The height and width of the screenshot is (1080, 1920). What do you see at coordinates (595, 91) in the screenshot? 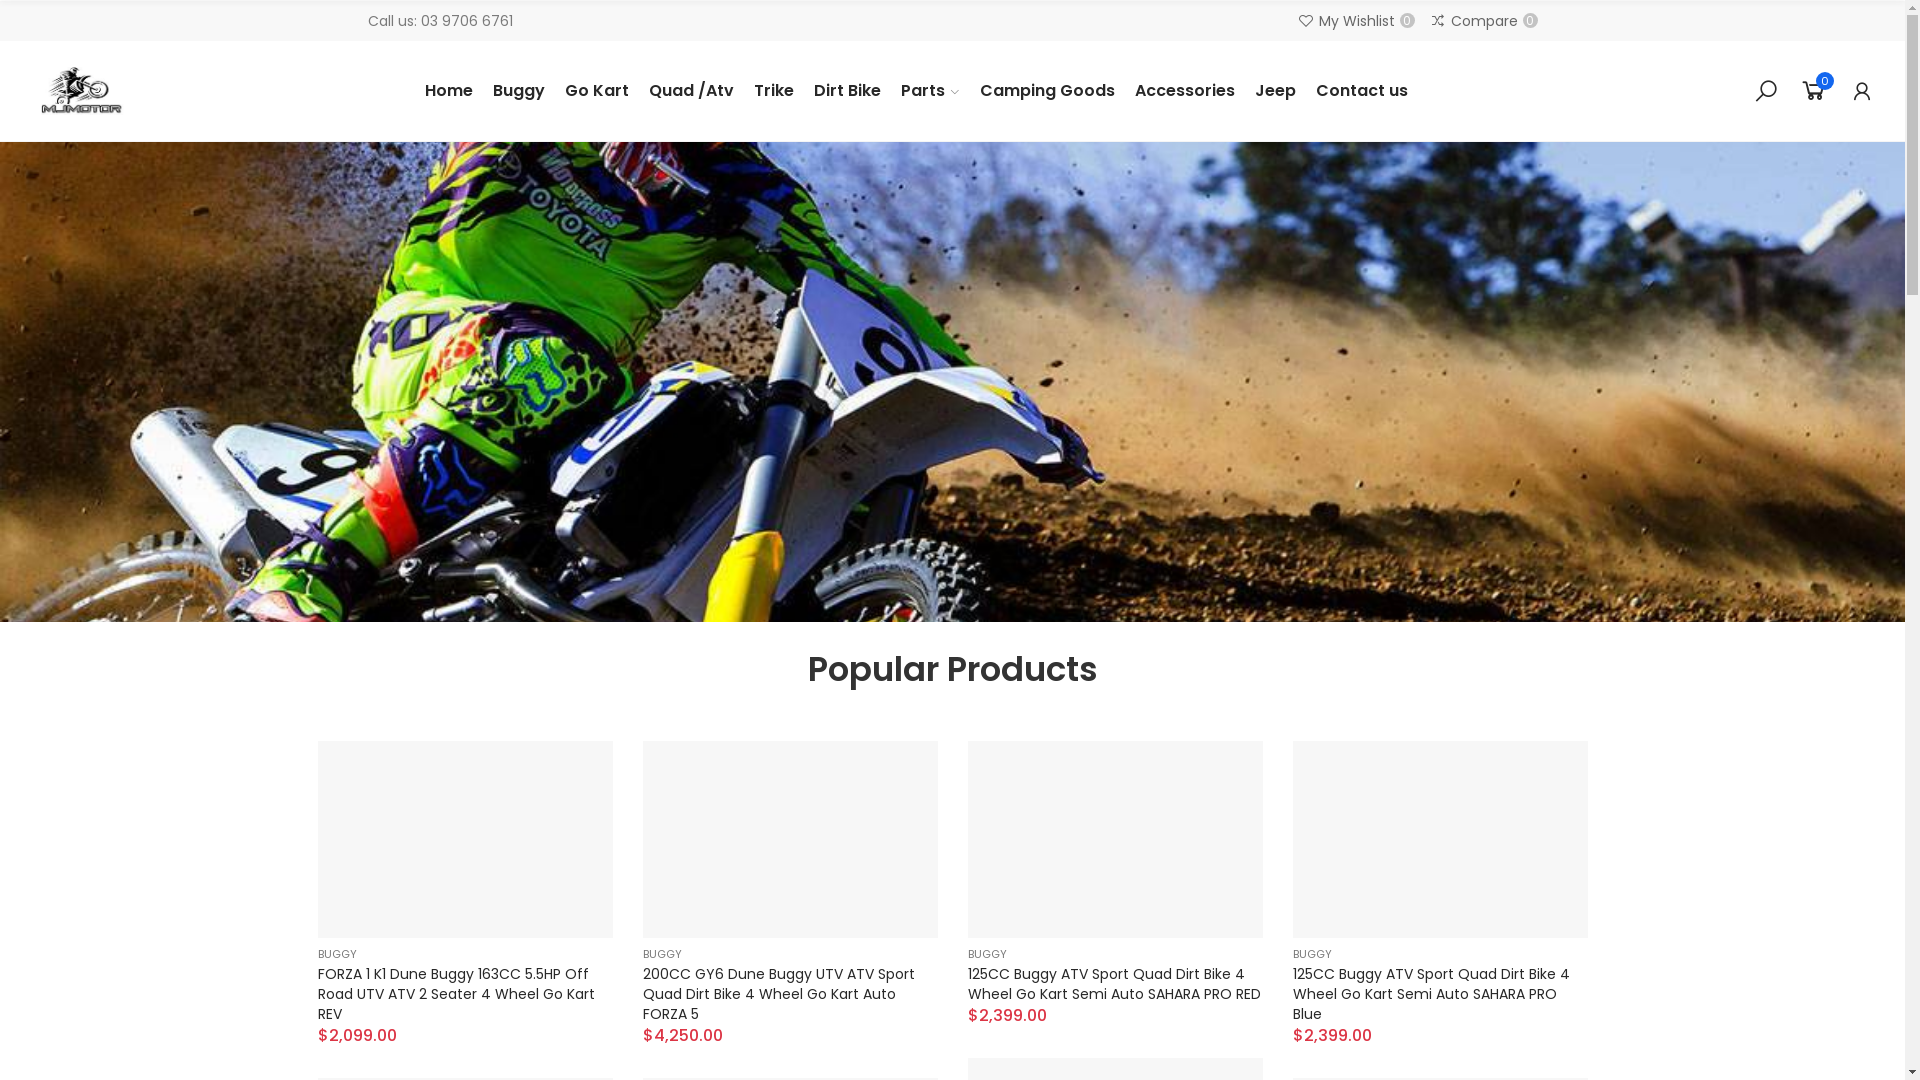
I see `'Go Kart'` at bounding box center [595, 91].